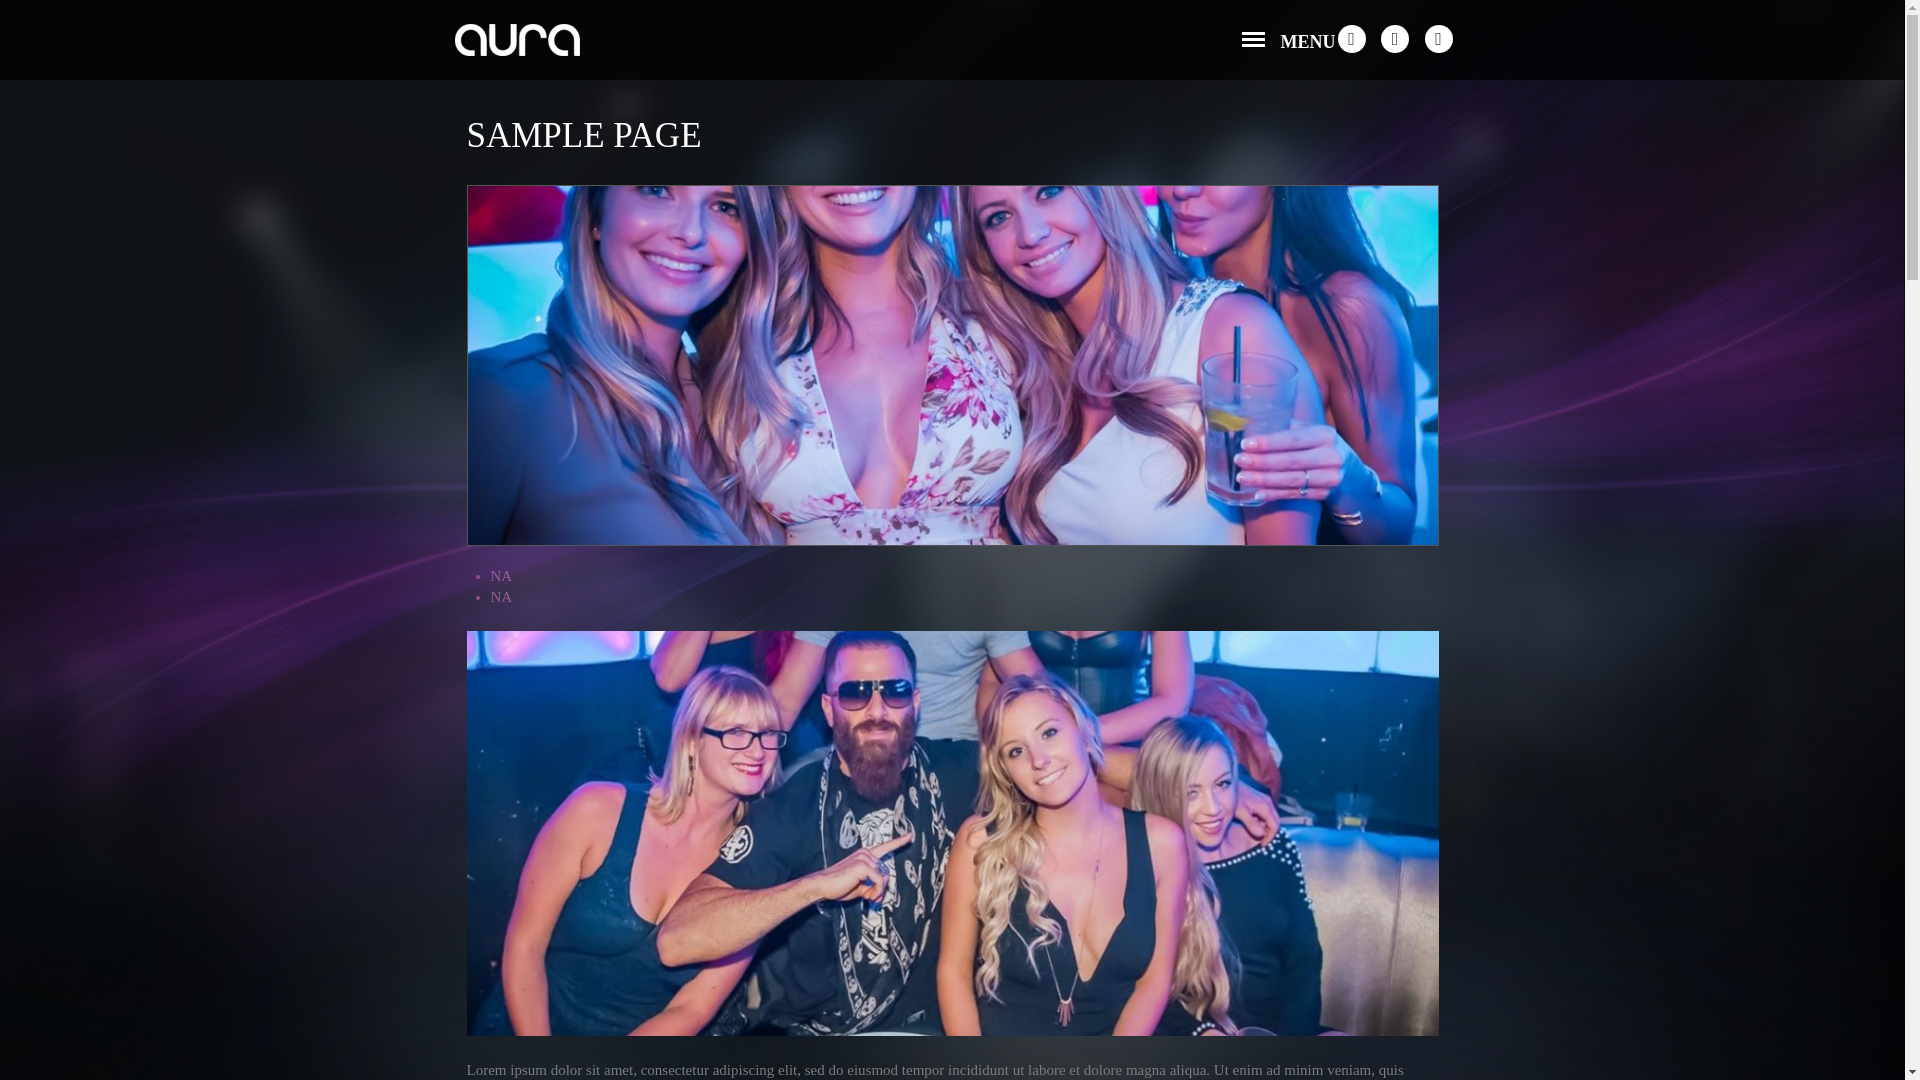  Describe the element at coordinates (500, 575) in the screenshot. I see `'NA'` at that location.